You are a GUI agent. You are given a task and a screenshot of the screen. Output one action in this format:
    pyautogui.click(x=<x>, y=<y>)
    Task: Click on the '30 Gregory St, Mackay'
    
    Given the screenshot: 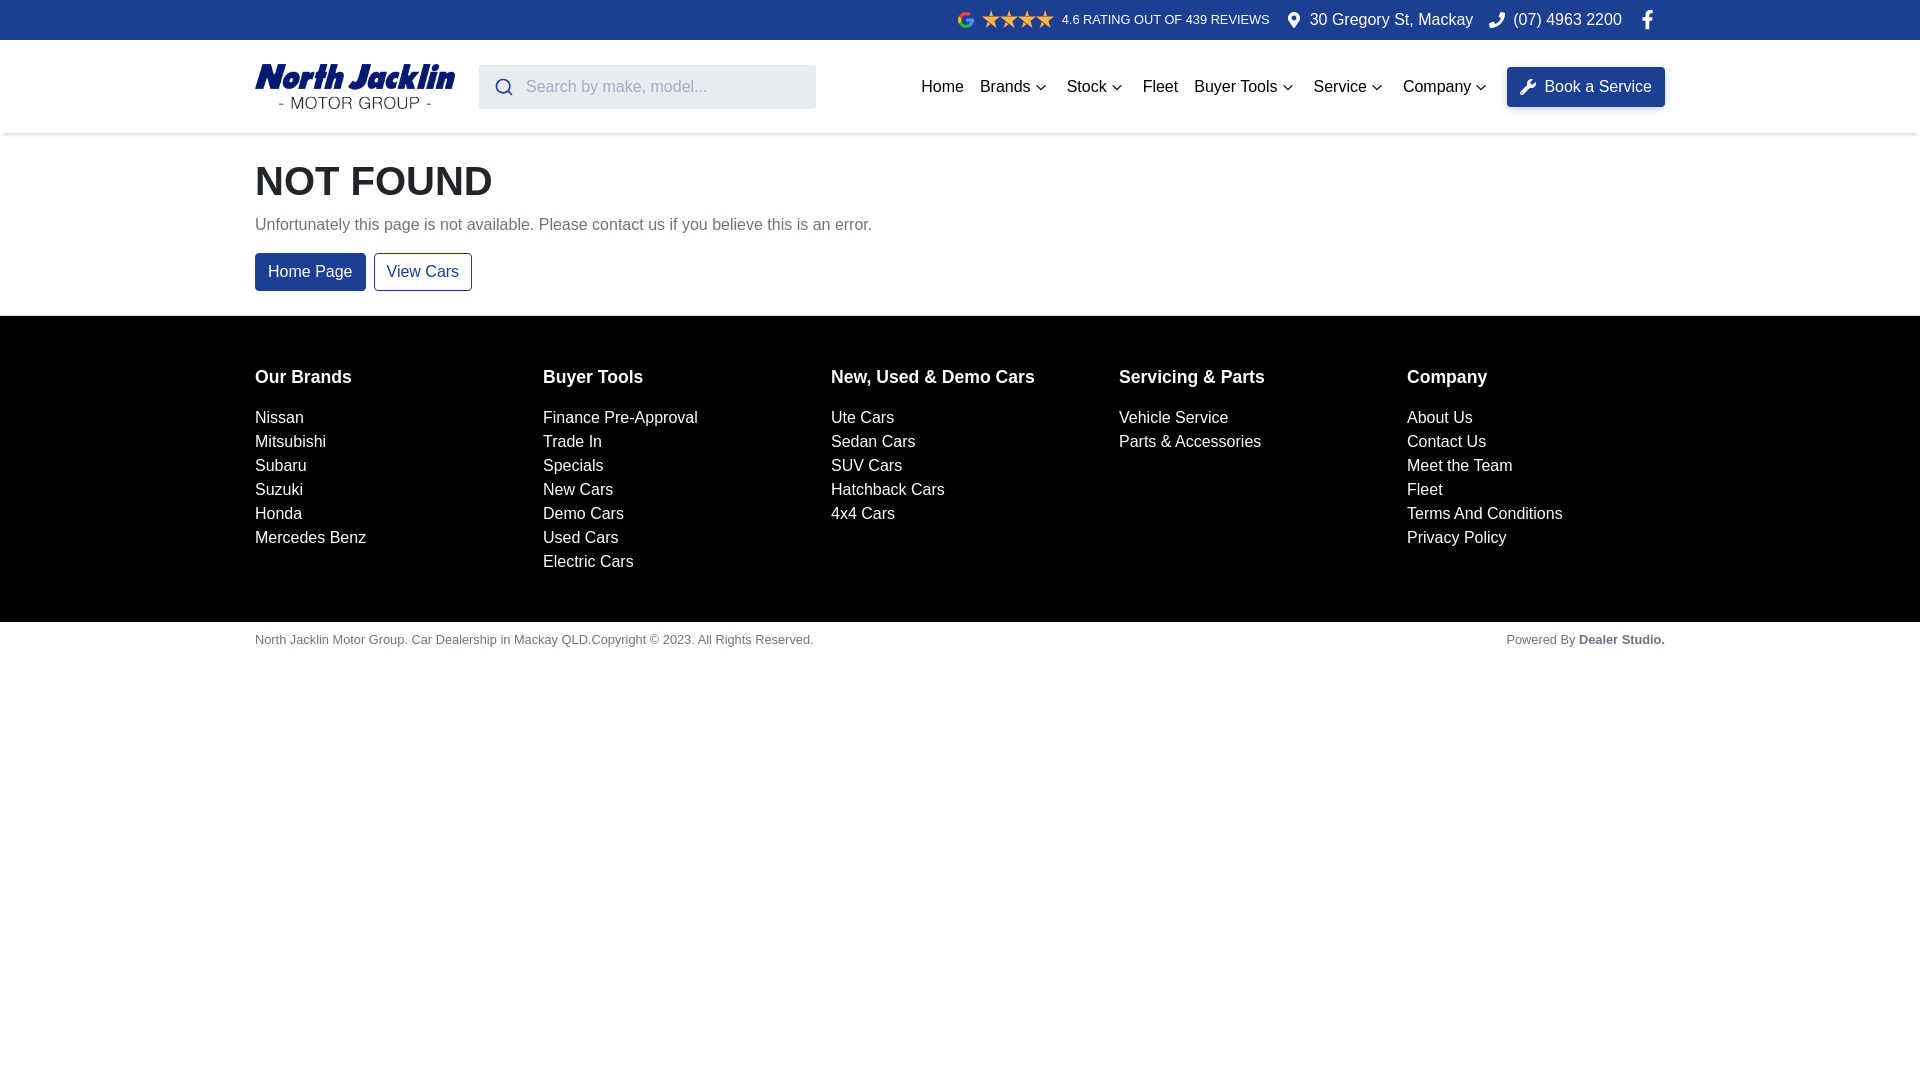 What is the action you would take?
    pyautogui.click(x=1391, y=19)
    